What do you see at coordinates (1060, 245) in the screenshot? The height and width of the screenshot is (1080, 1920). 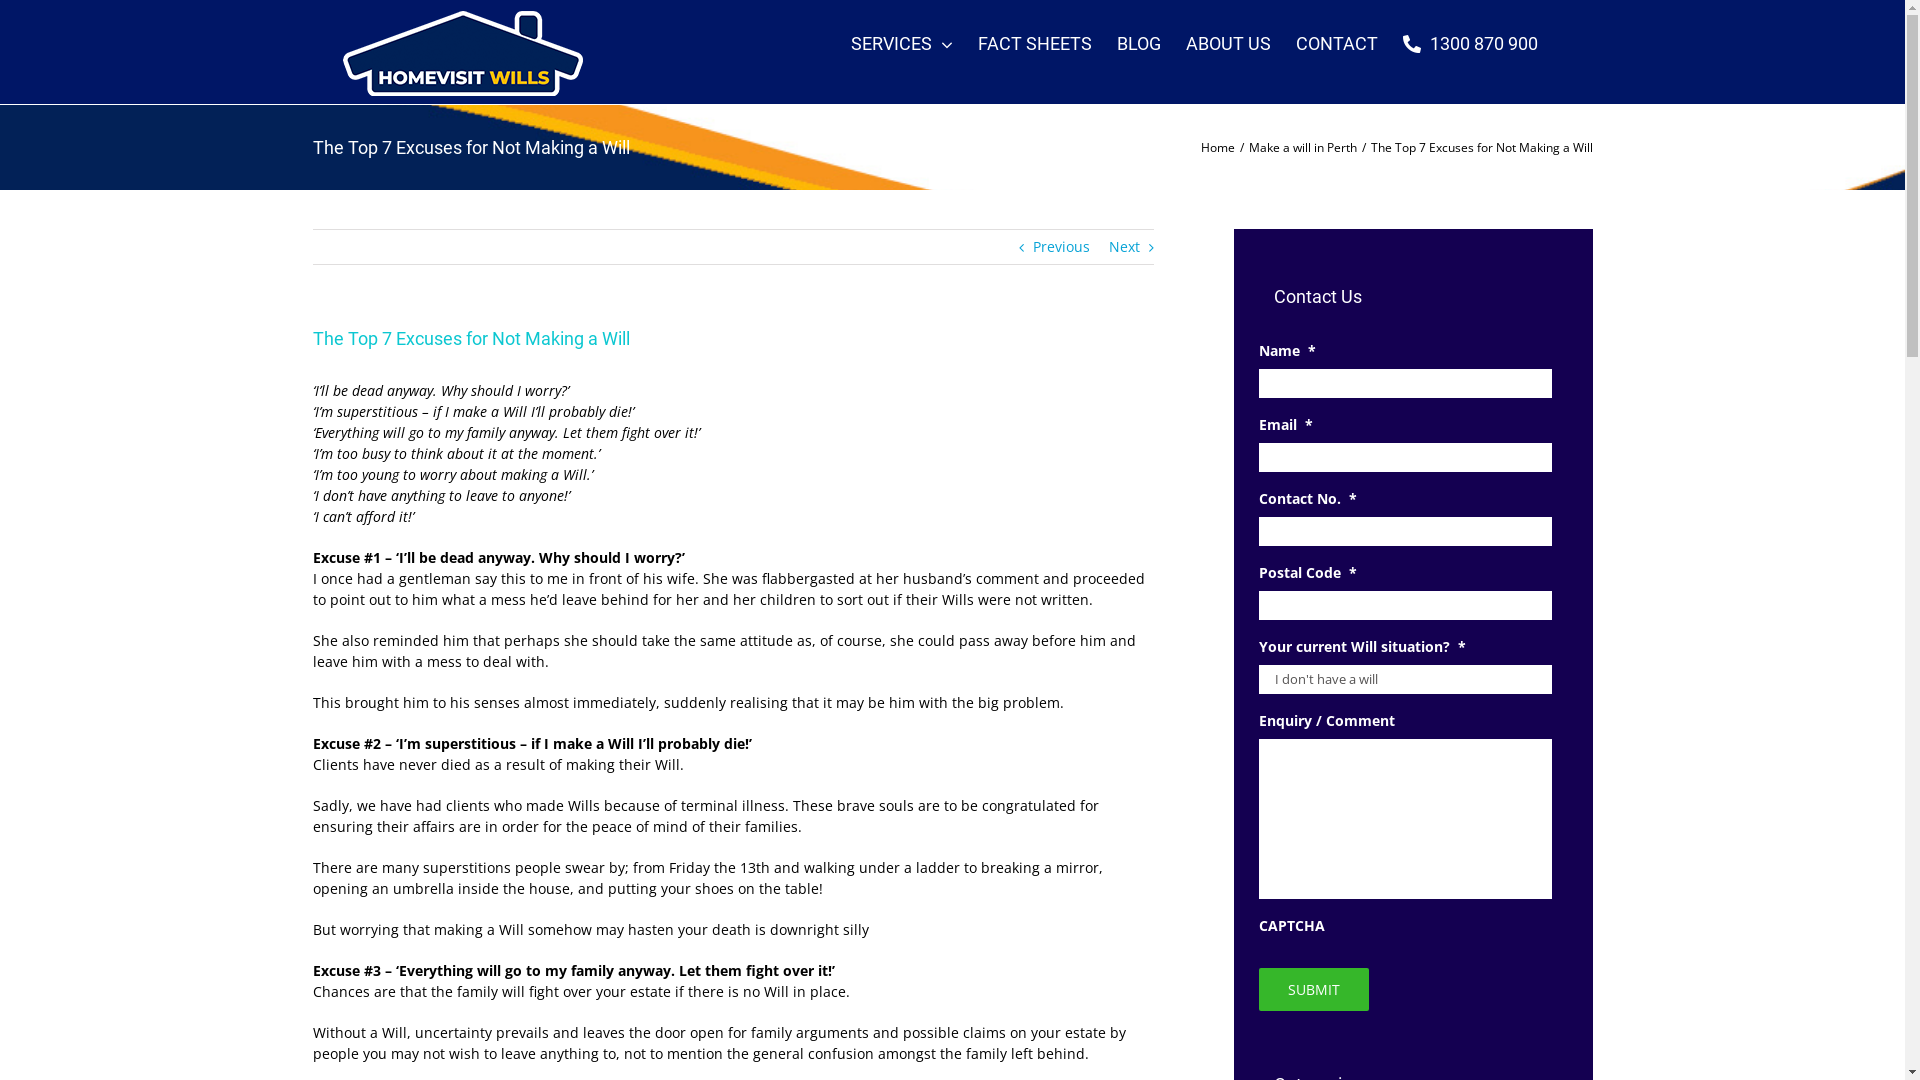 I see `'Previous'` at bounding box center [1060, 245].